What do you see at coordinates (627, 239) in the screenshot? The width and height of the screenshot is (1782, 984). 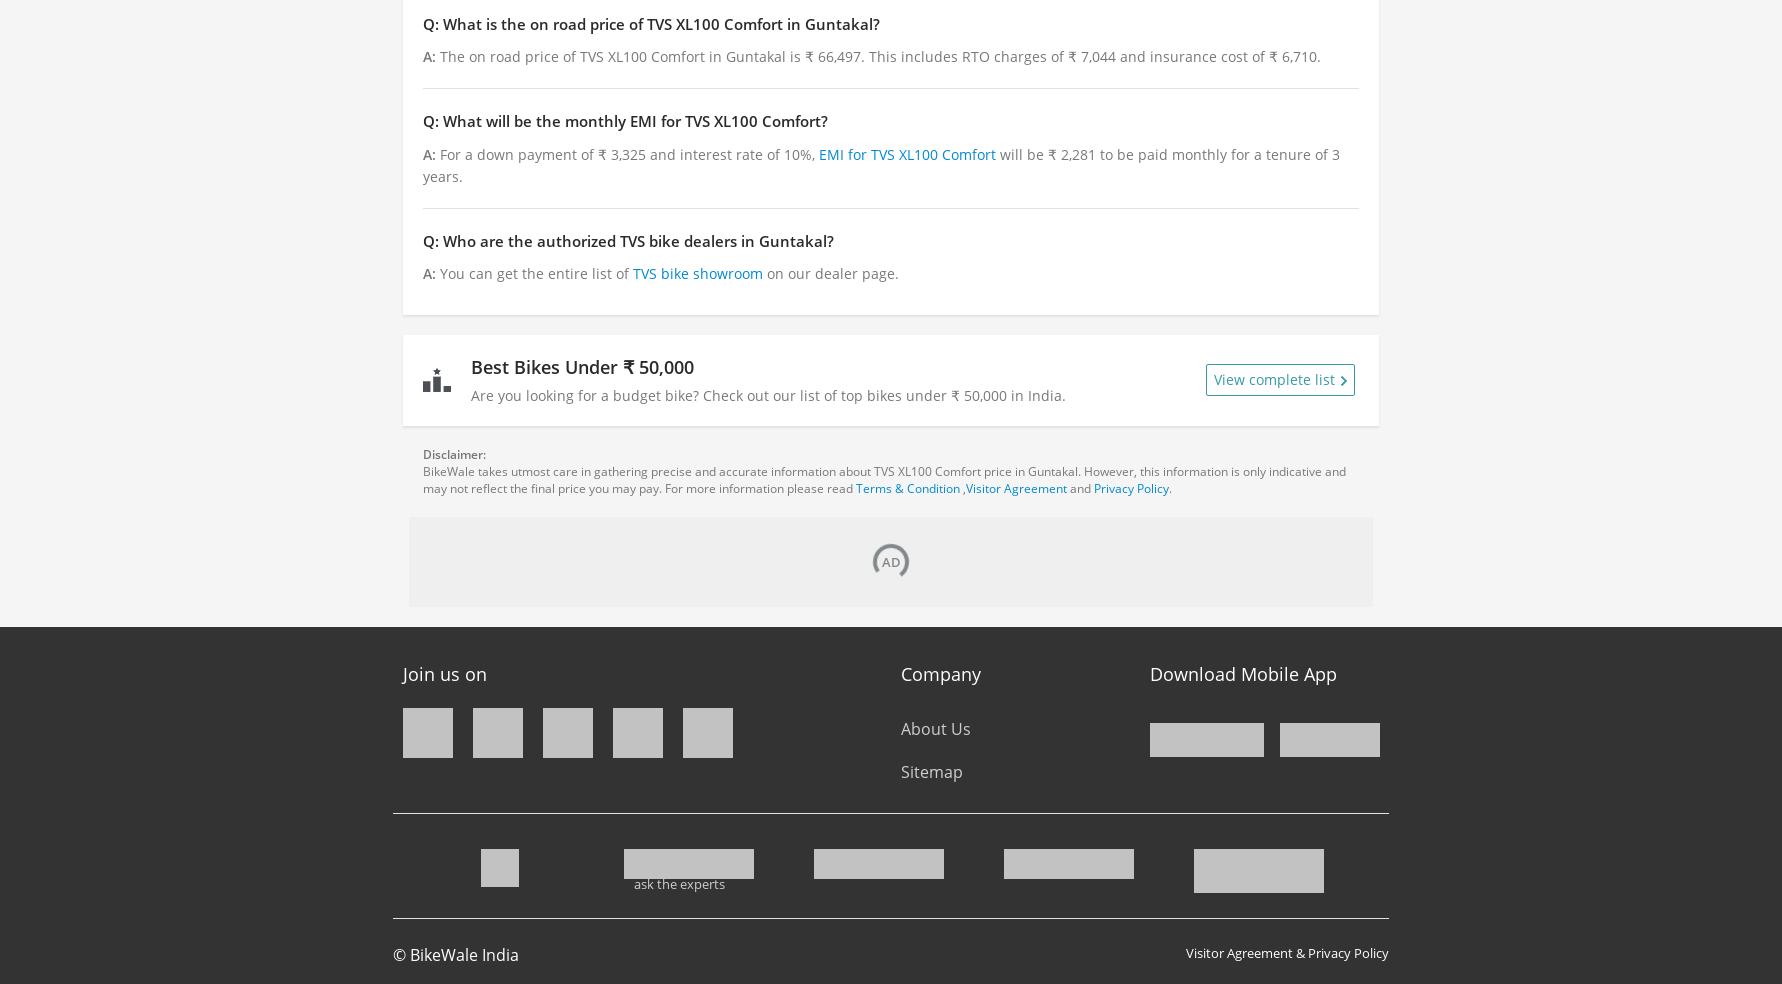 I see `'Q: Who are the authorized TVS bike dealers in Guntakal?'` at bounding box center [627, 239].